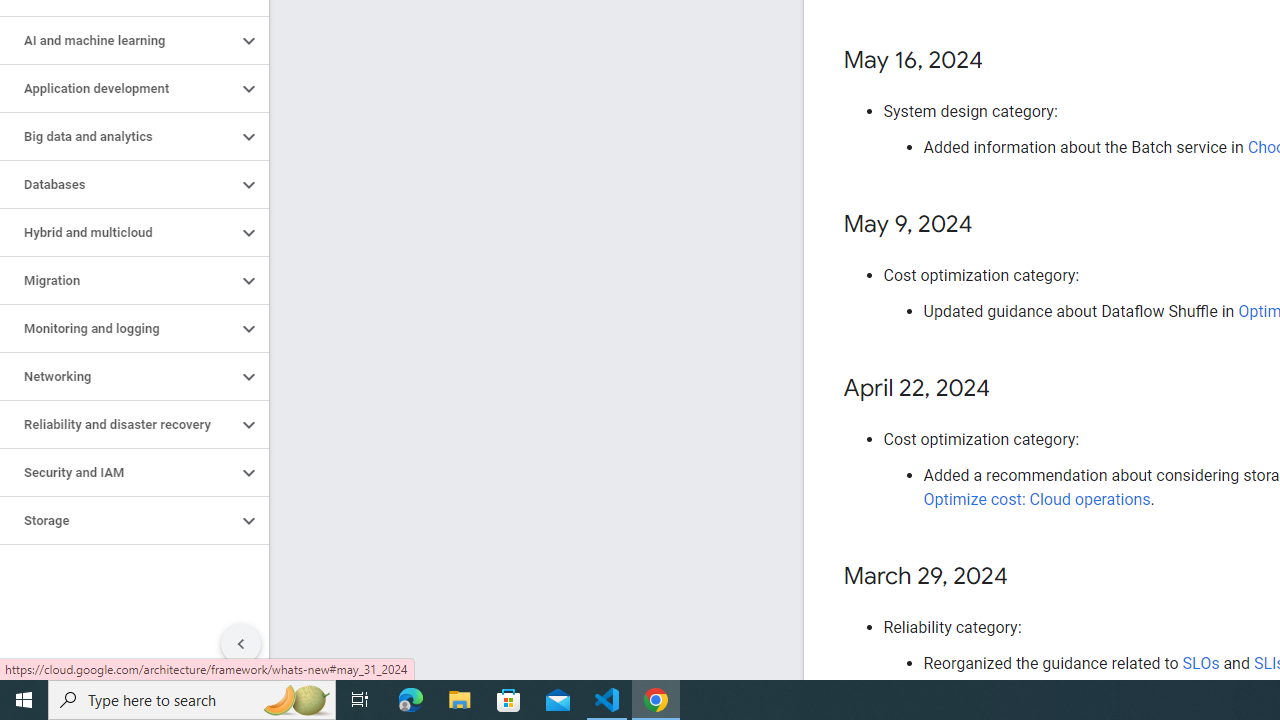 The image size is (1280, 720). Describe the element at coordinates (117, 473) in the screenshot. I see `'Security and IAM'` at that location.